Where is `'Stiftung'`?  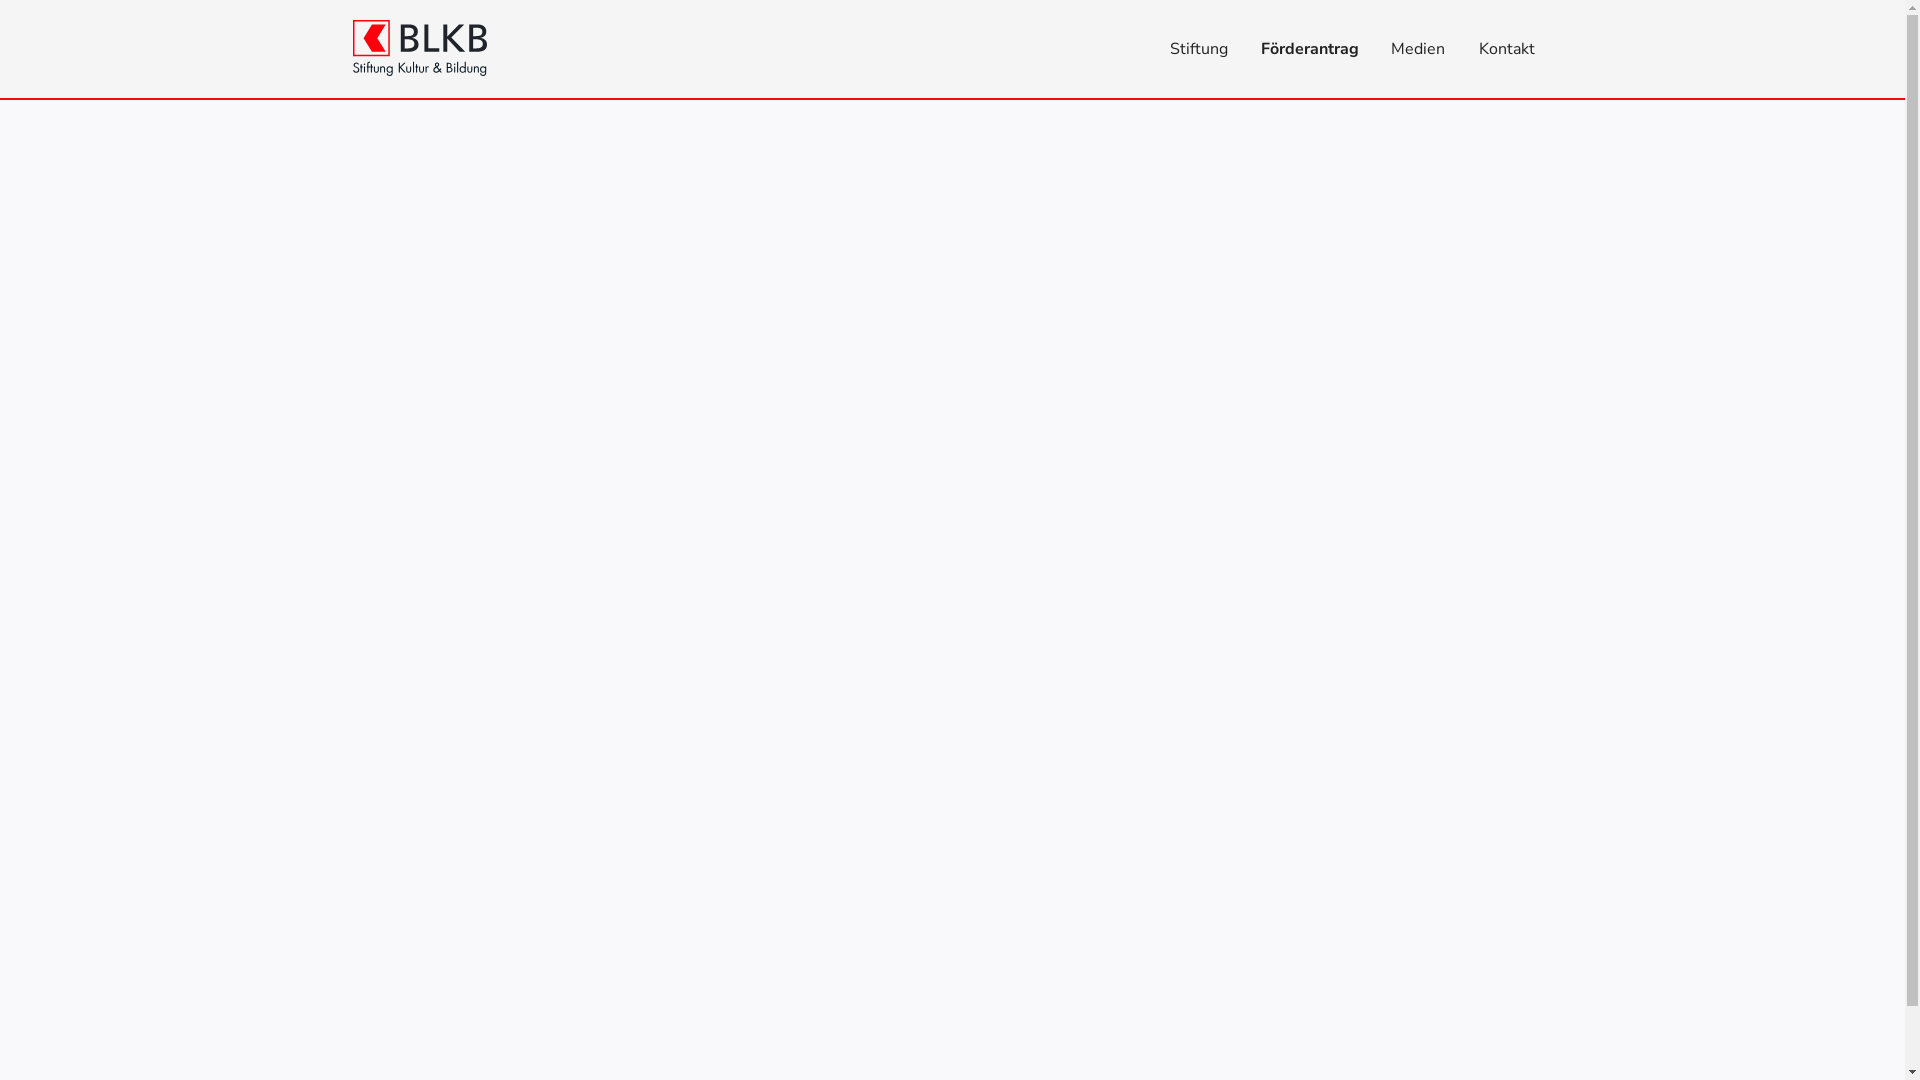
'Stiftung' is located at coordinates (1198, 47).